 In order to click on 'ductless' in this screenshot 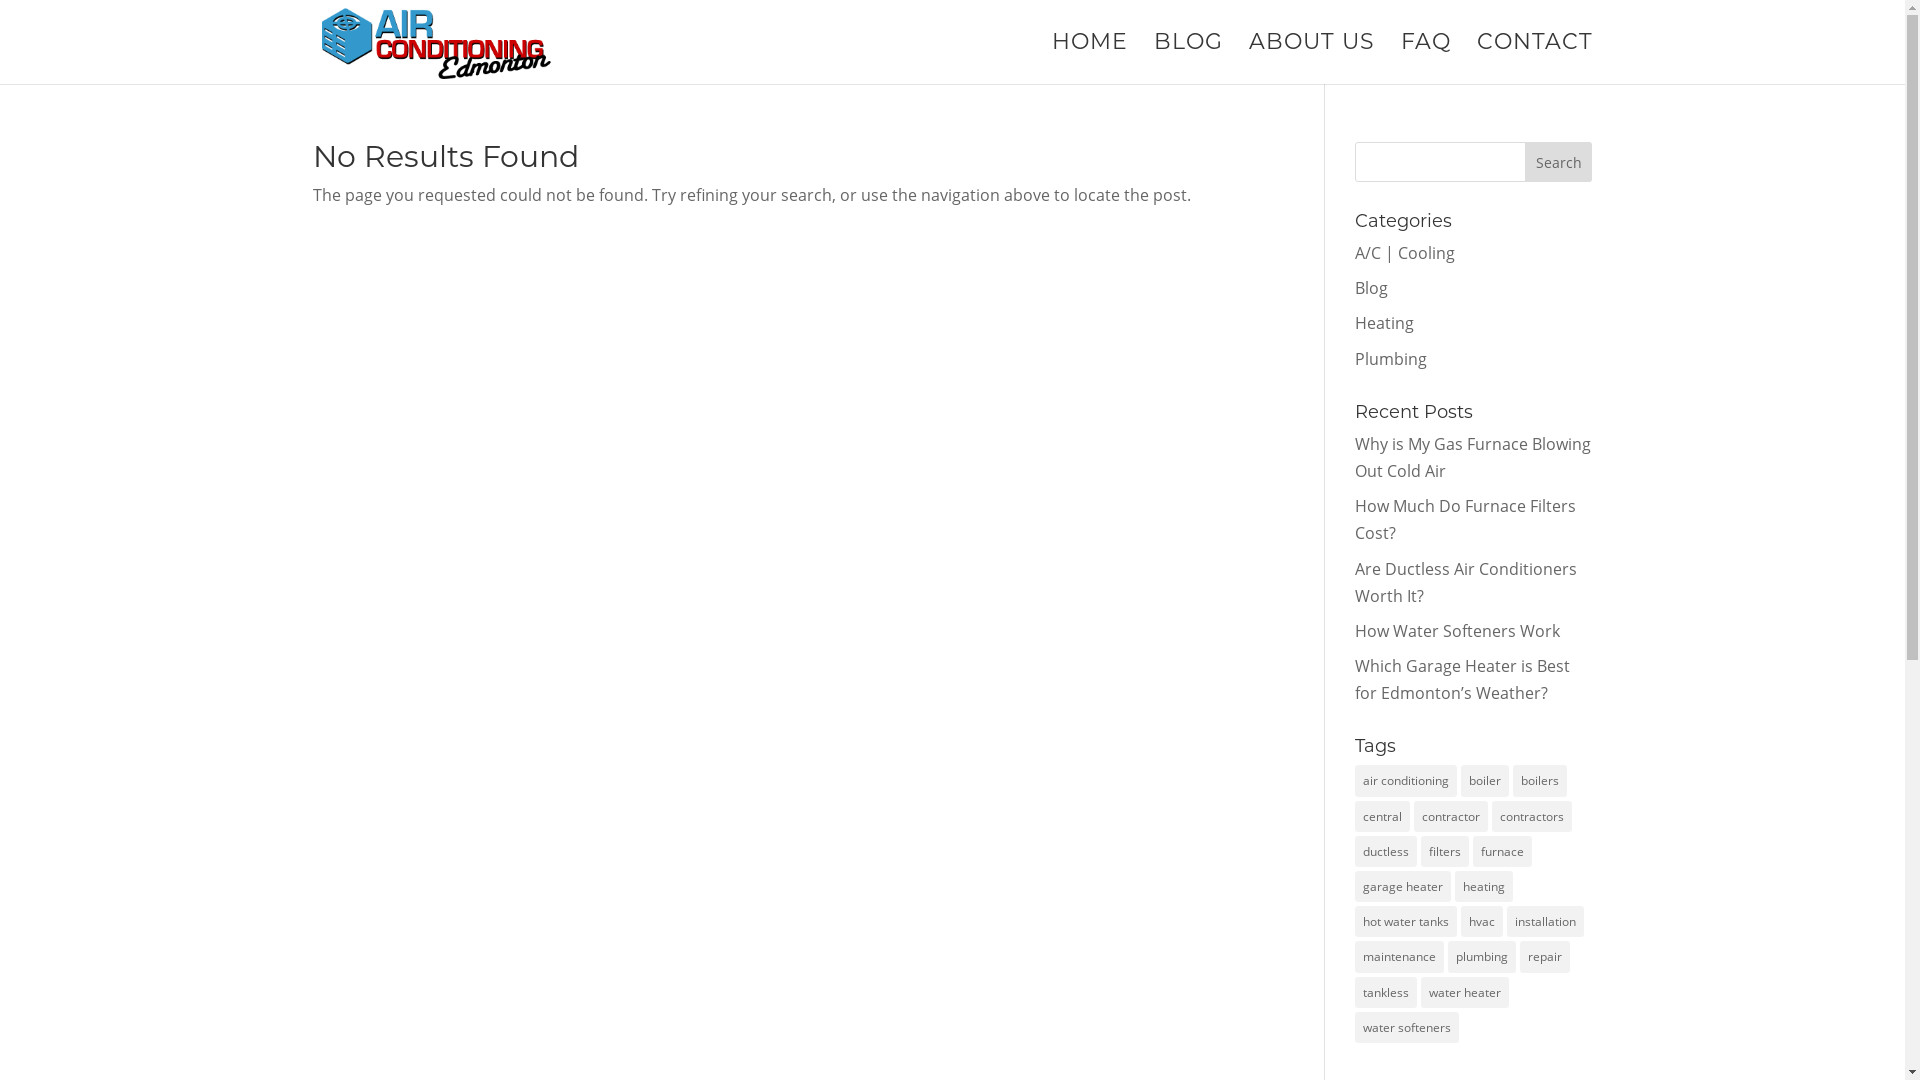, I will do `click(1385, 851)`.